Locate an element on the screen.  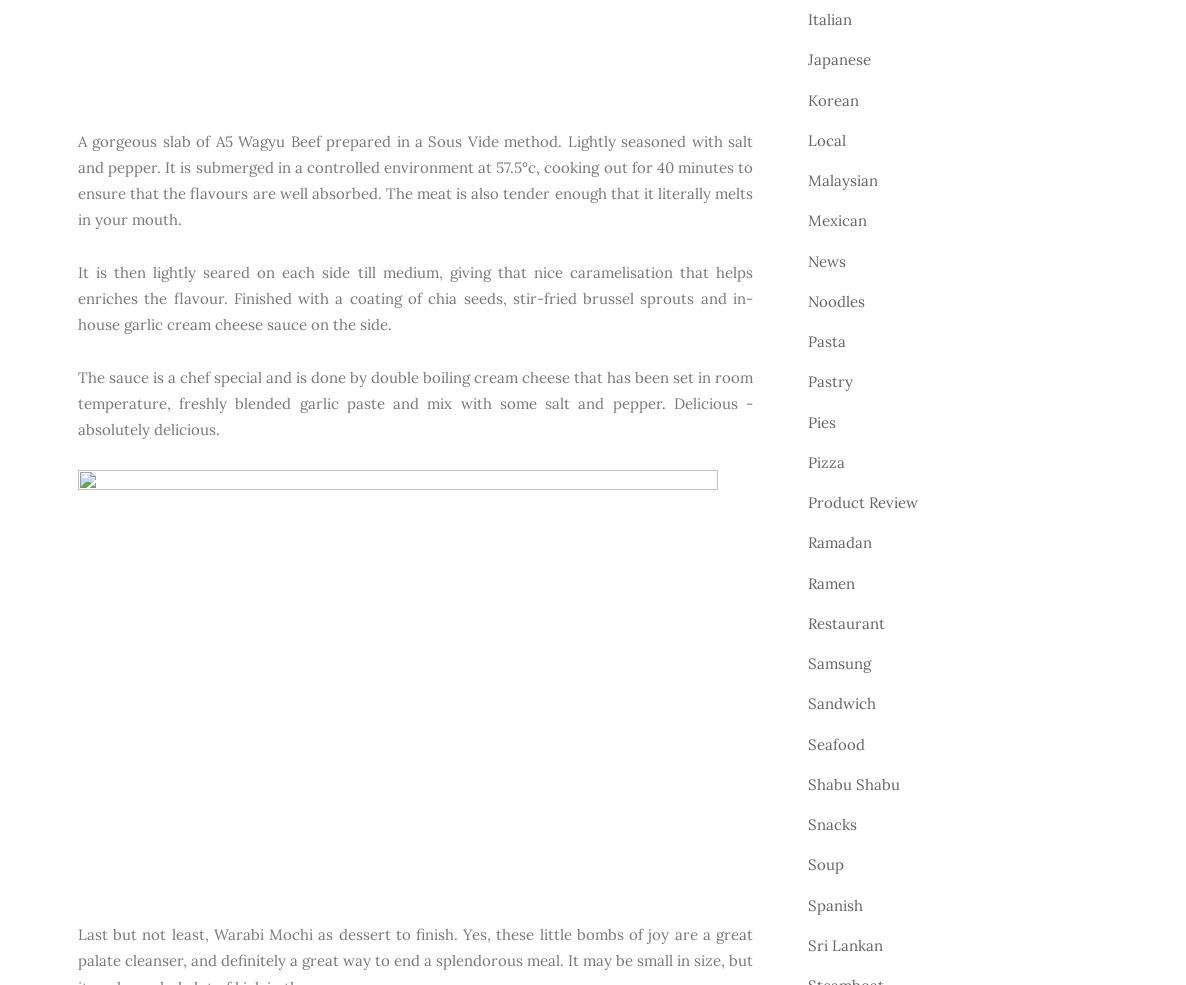
'Sandwich' is located at coordinates (840, 703).